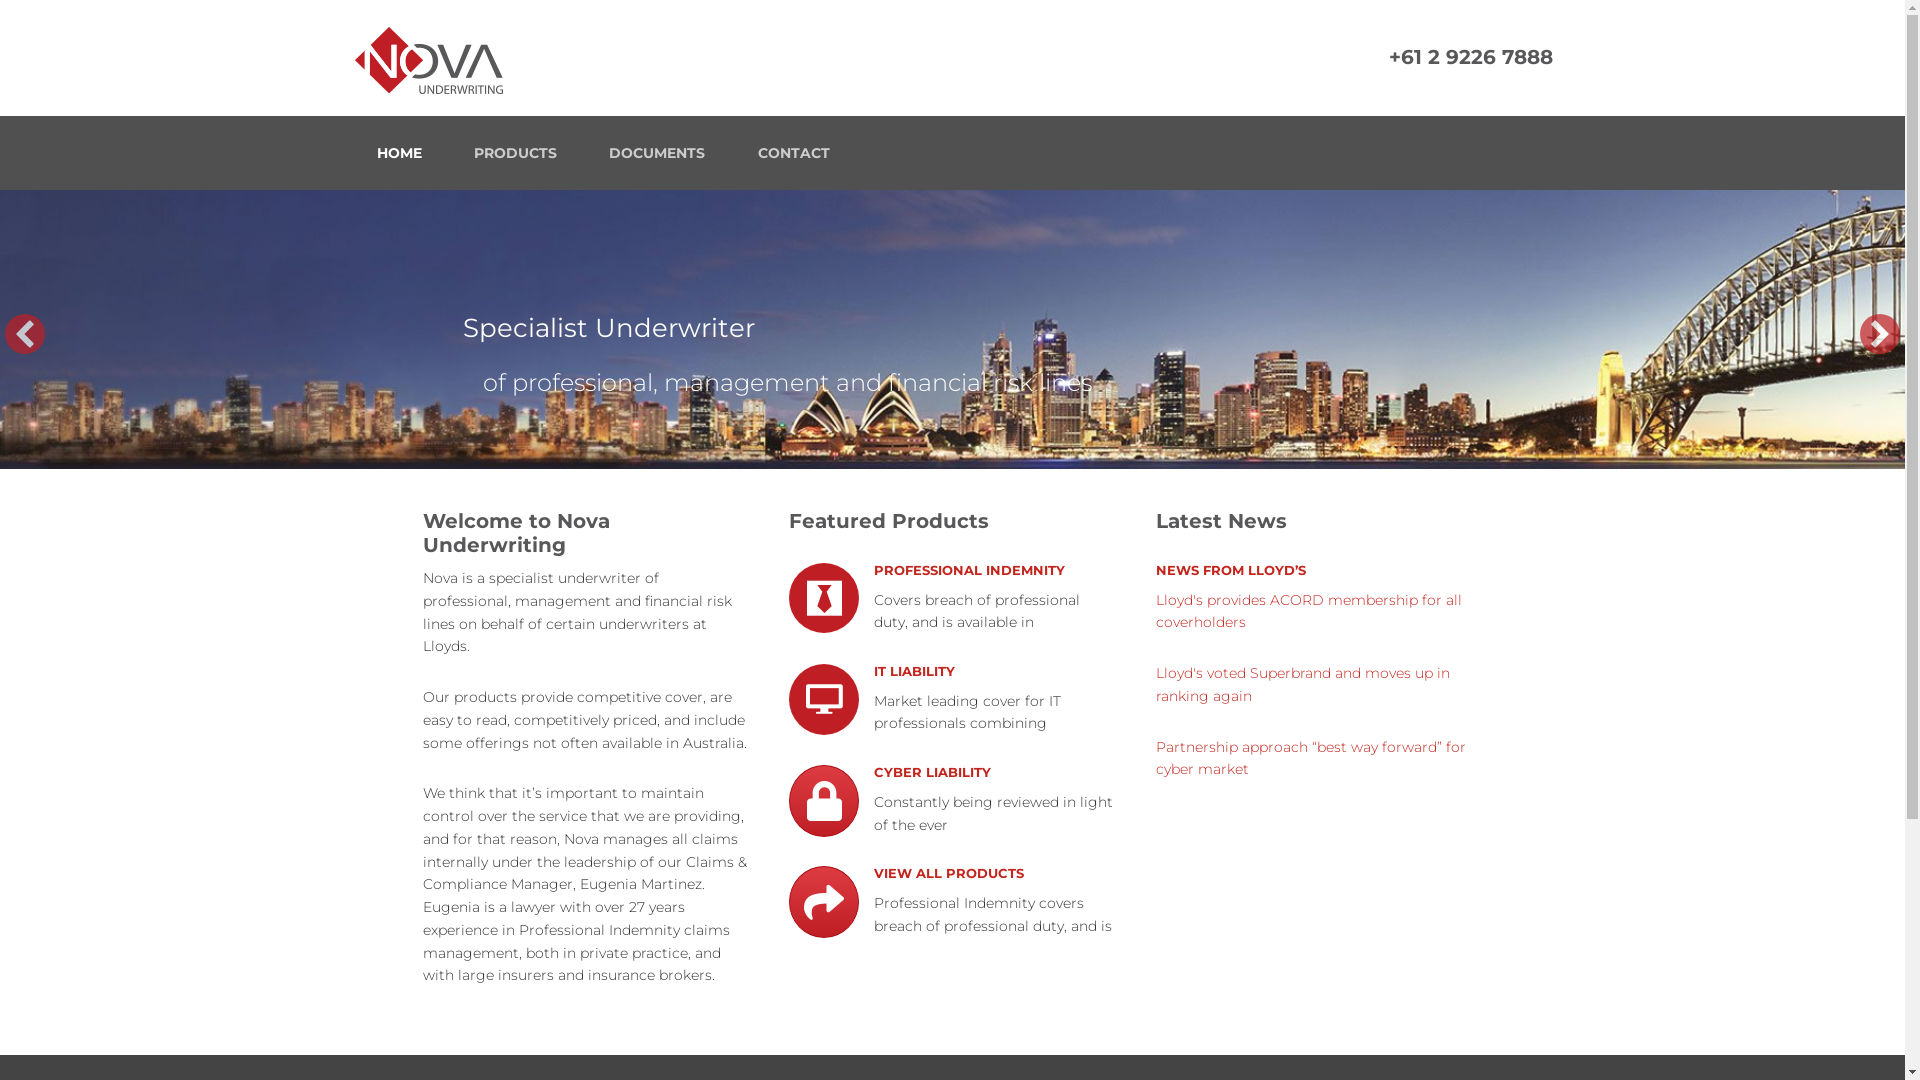 This screenshot has height=1080, width=1920. Describe the element at coordinates (351, 56) in the screenshot. I see `'Nova Underwriting'` at that location.